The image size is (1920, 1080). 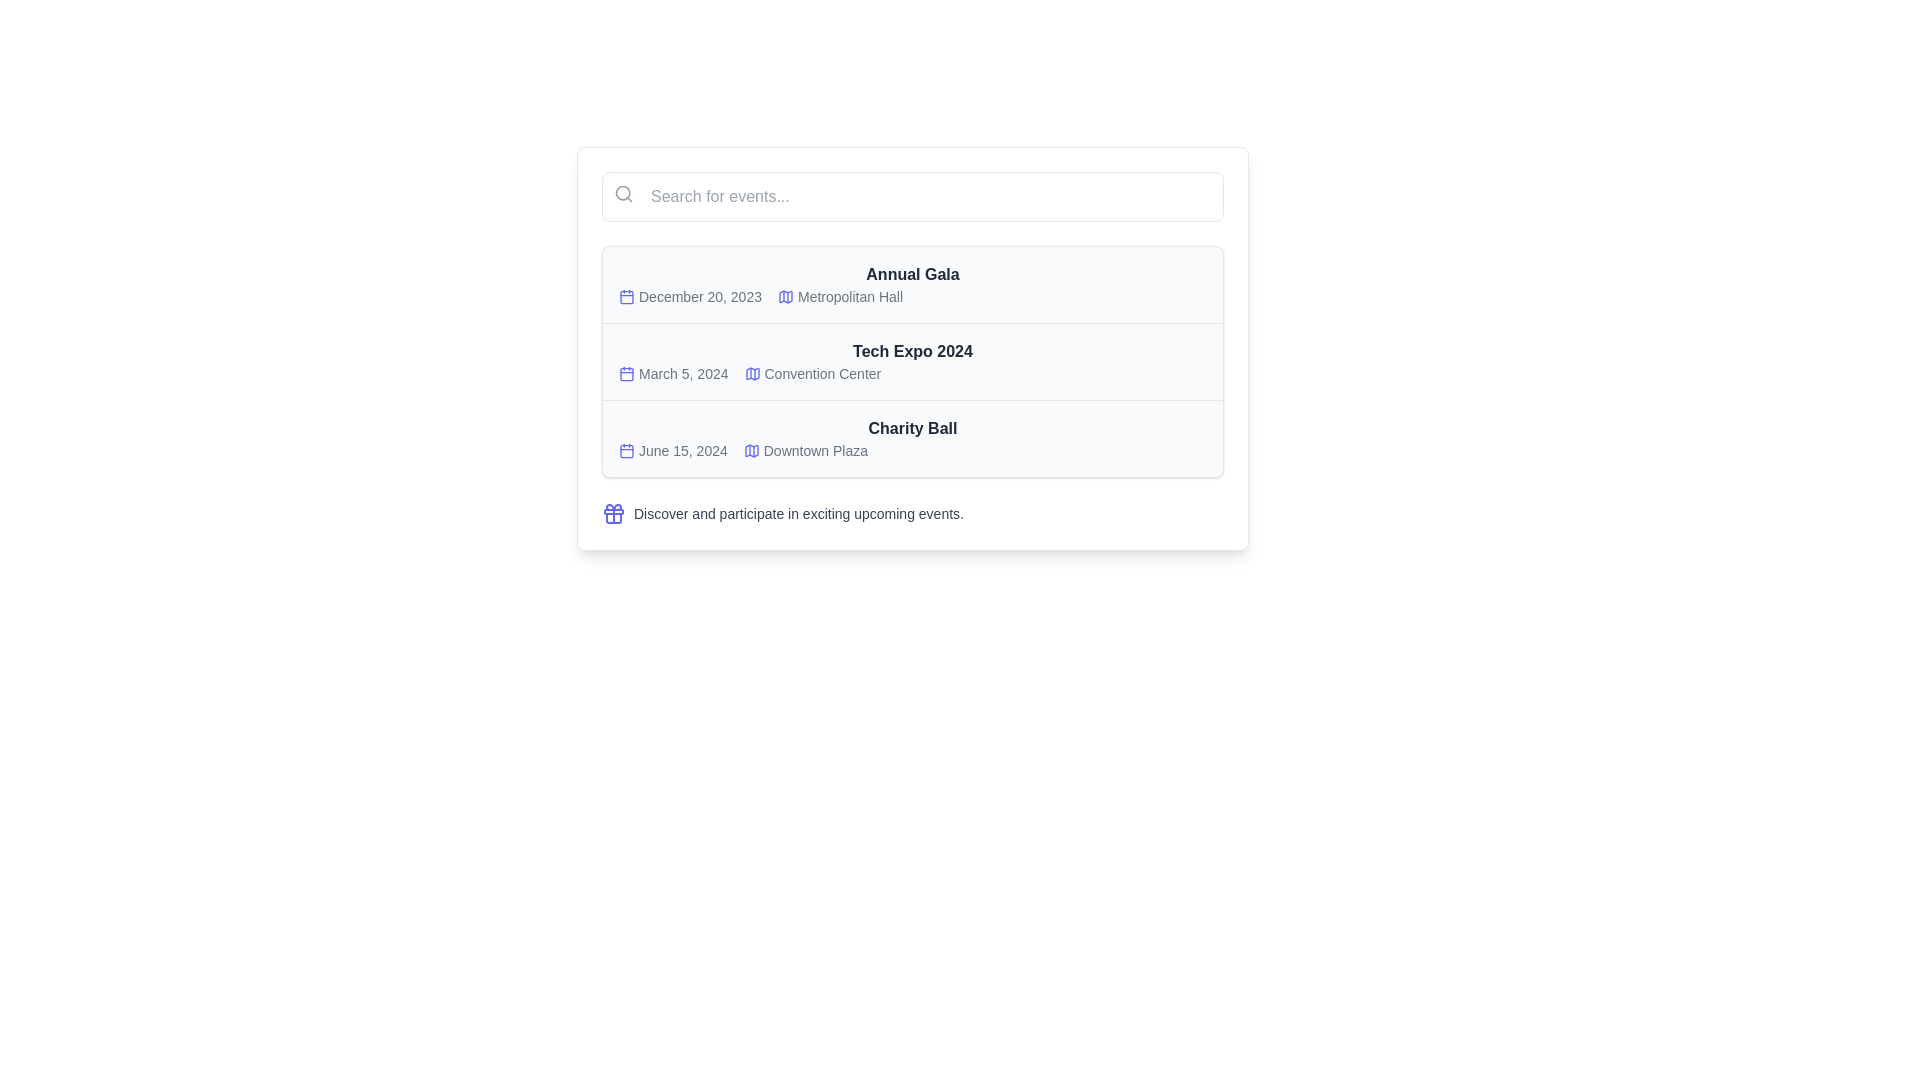 What do you see at coordinates (911, 427) in the screenshot?
I see `the static text element labeled 'Charity Ball', which serves as the title for an event, located within a card-like structure listing events` at bounding box center [911, 427].